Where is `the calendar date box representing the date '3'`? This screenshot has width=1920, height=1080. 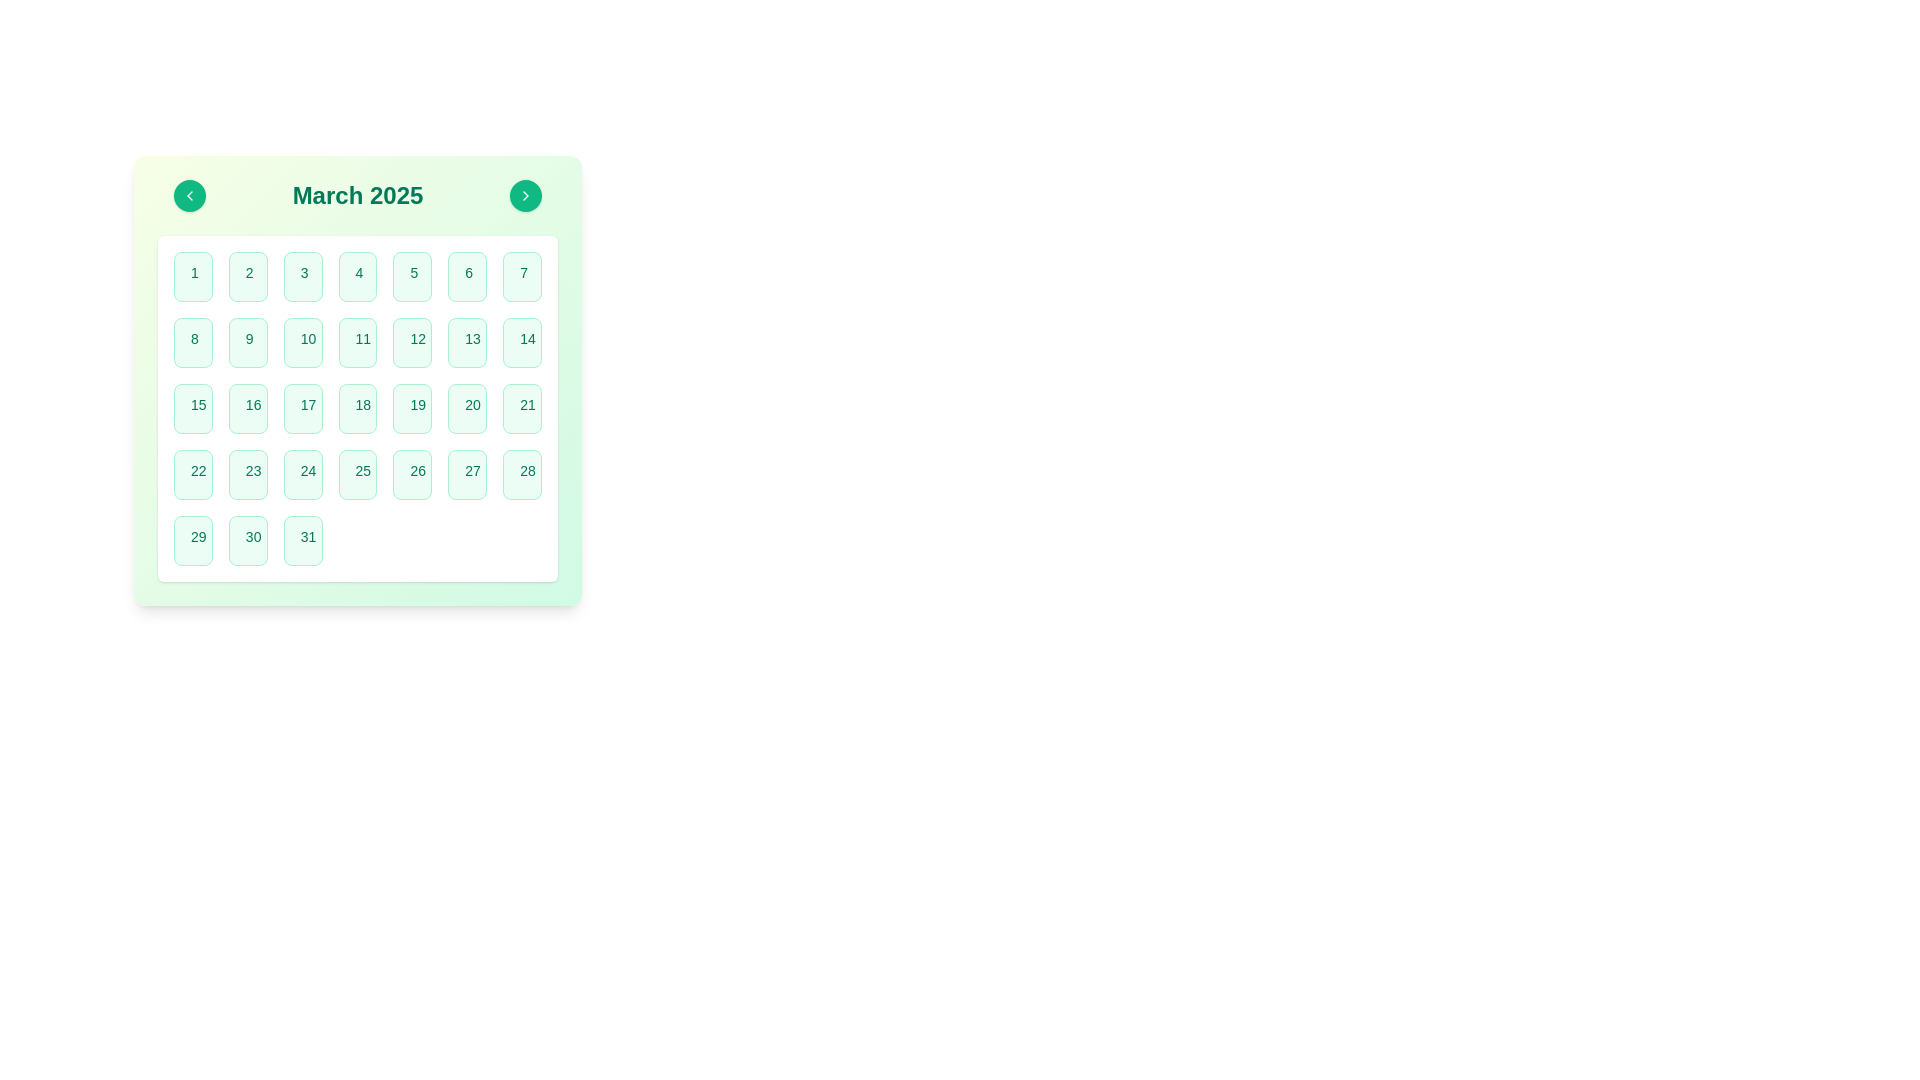 the calendar date box representing the date '3' is located at coordinates (302, 277).